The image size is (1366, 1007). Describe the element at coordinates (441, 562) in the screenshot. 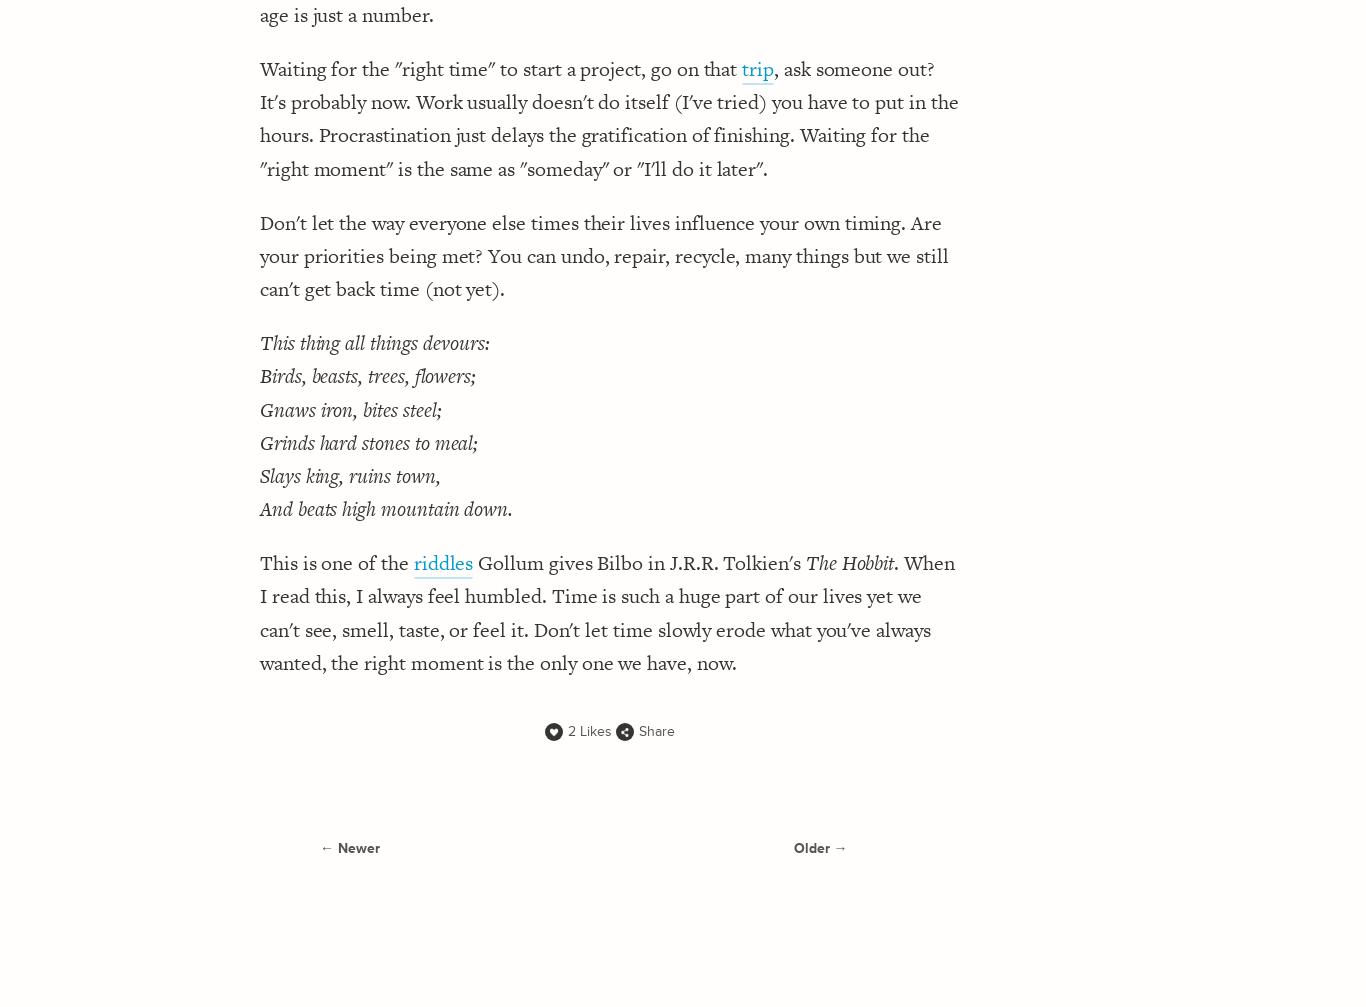

I see `'riddles'` at that location.